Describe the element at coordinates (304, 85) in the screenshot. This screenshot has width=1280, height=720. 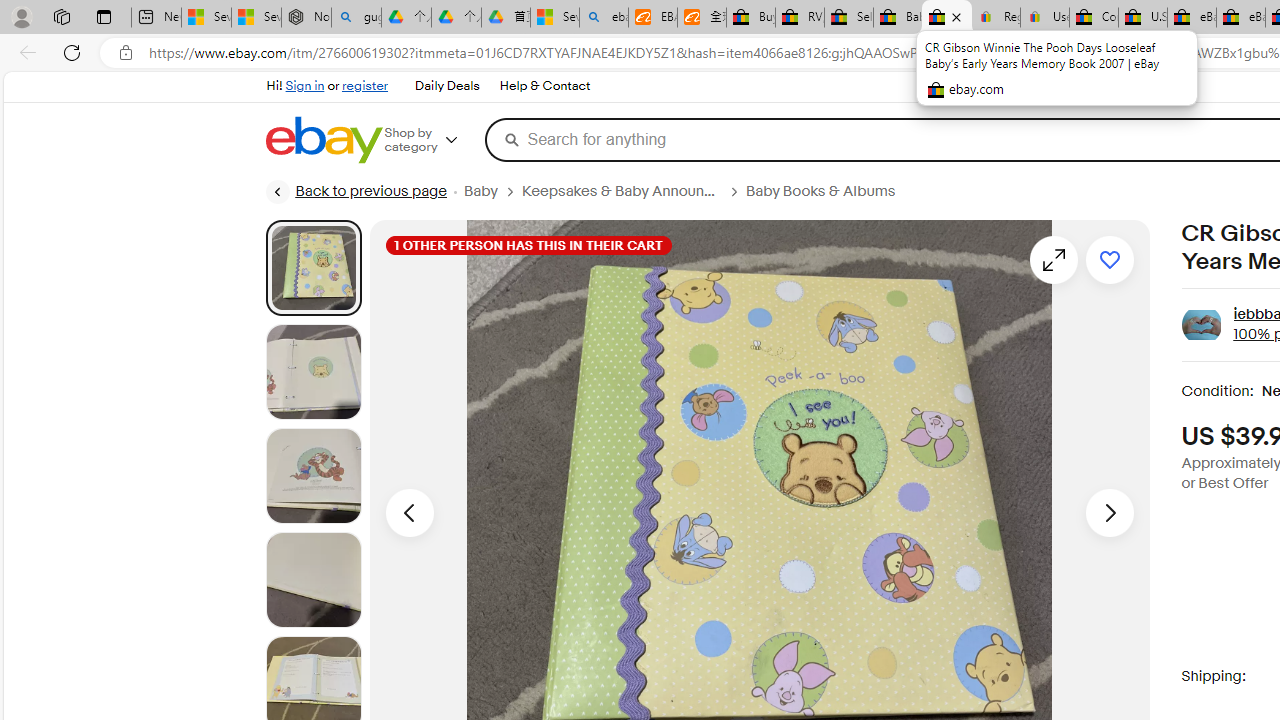
I see `'Sign in'` at that location.